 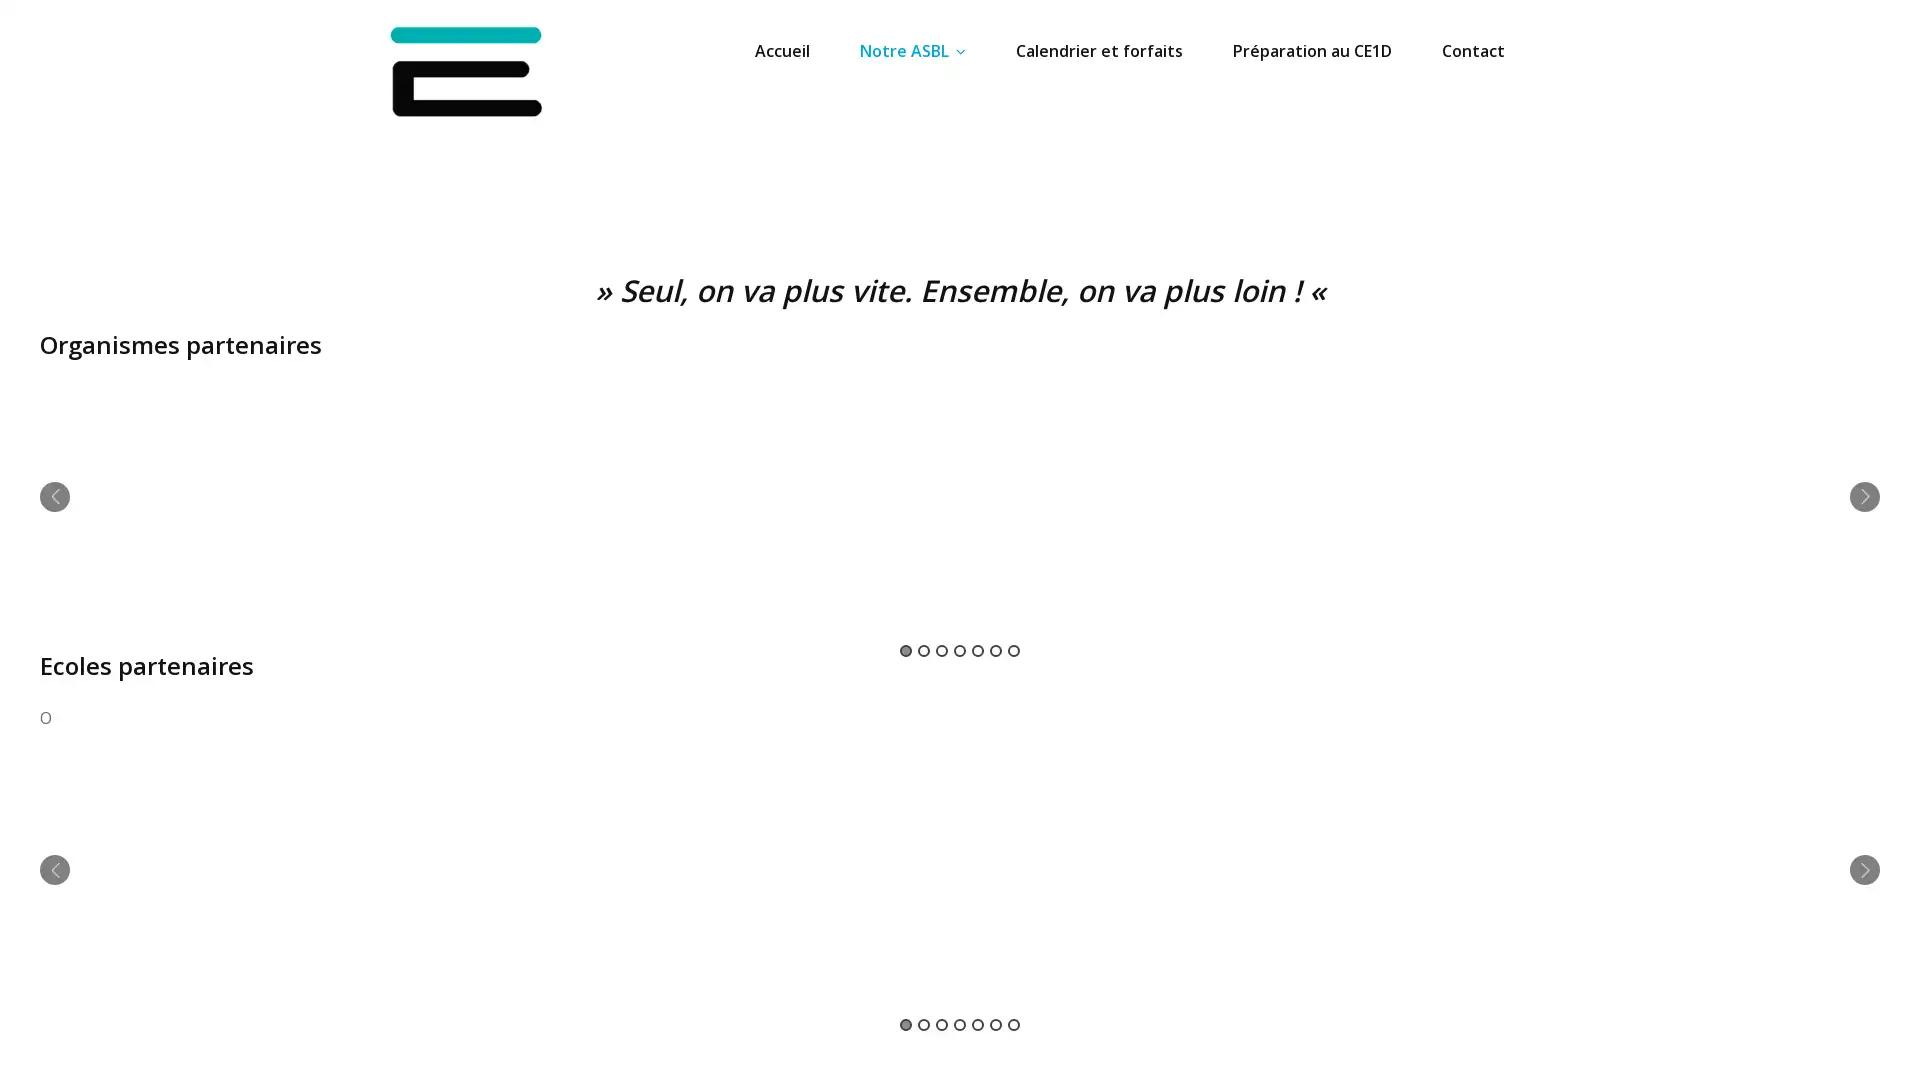 What do you see at coordinates (978, 1023) in the screenshot?
I see `5` at bounding box center [978, 1023].